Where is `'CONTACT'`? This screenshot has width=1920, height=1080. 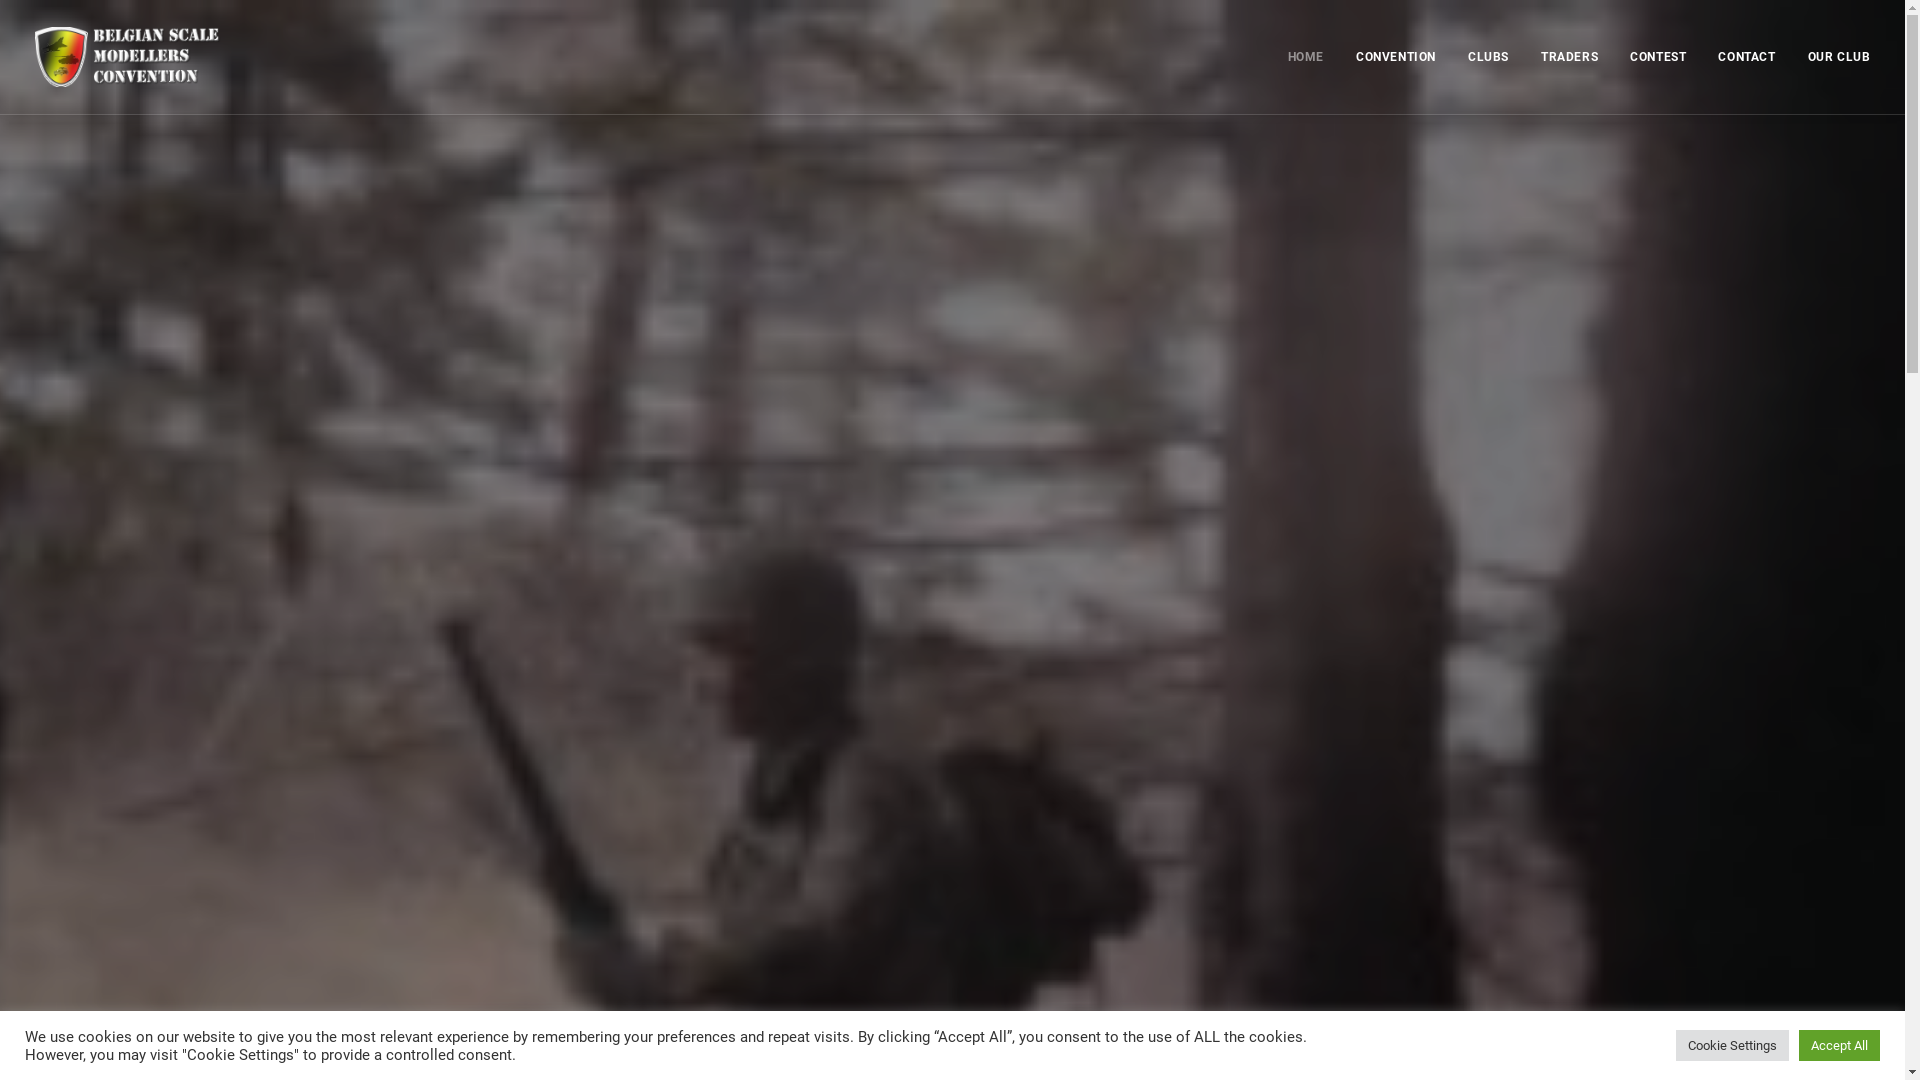 'CONTACT' is located at coordinates (1703, 56).